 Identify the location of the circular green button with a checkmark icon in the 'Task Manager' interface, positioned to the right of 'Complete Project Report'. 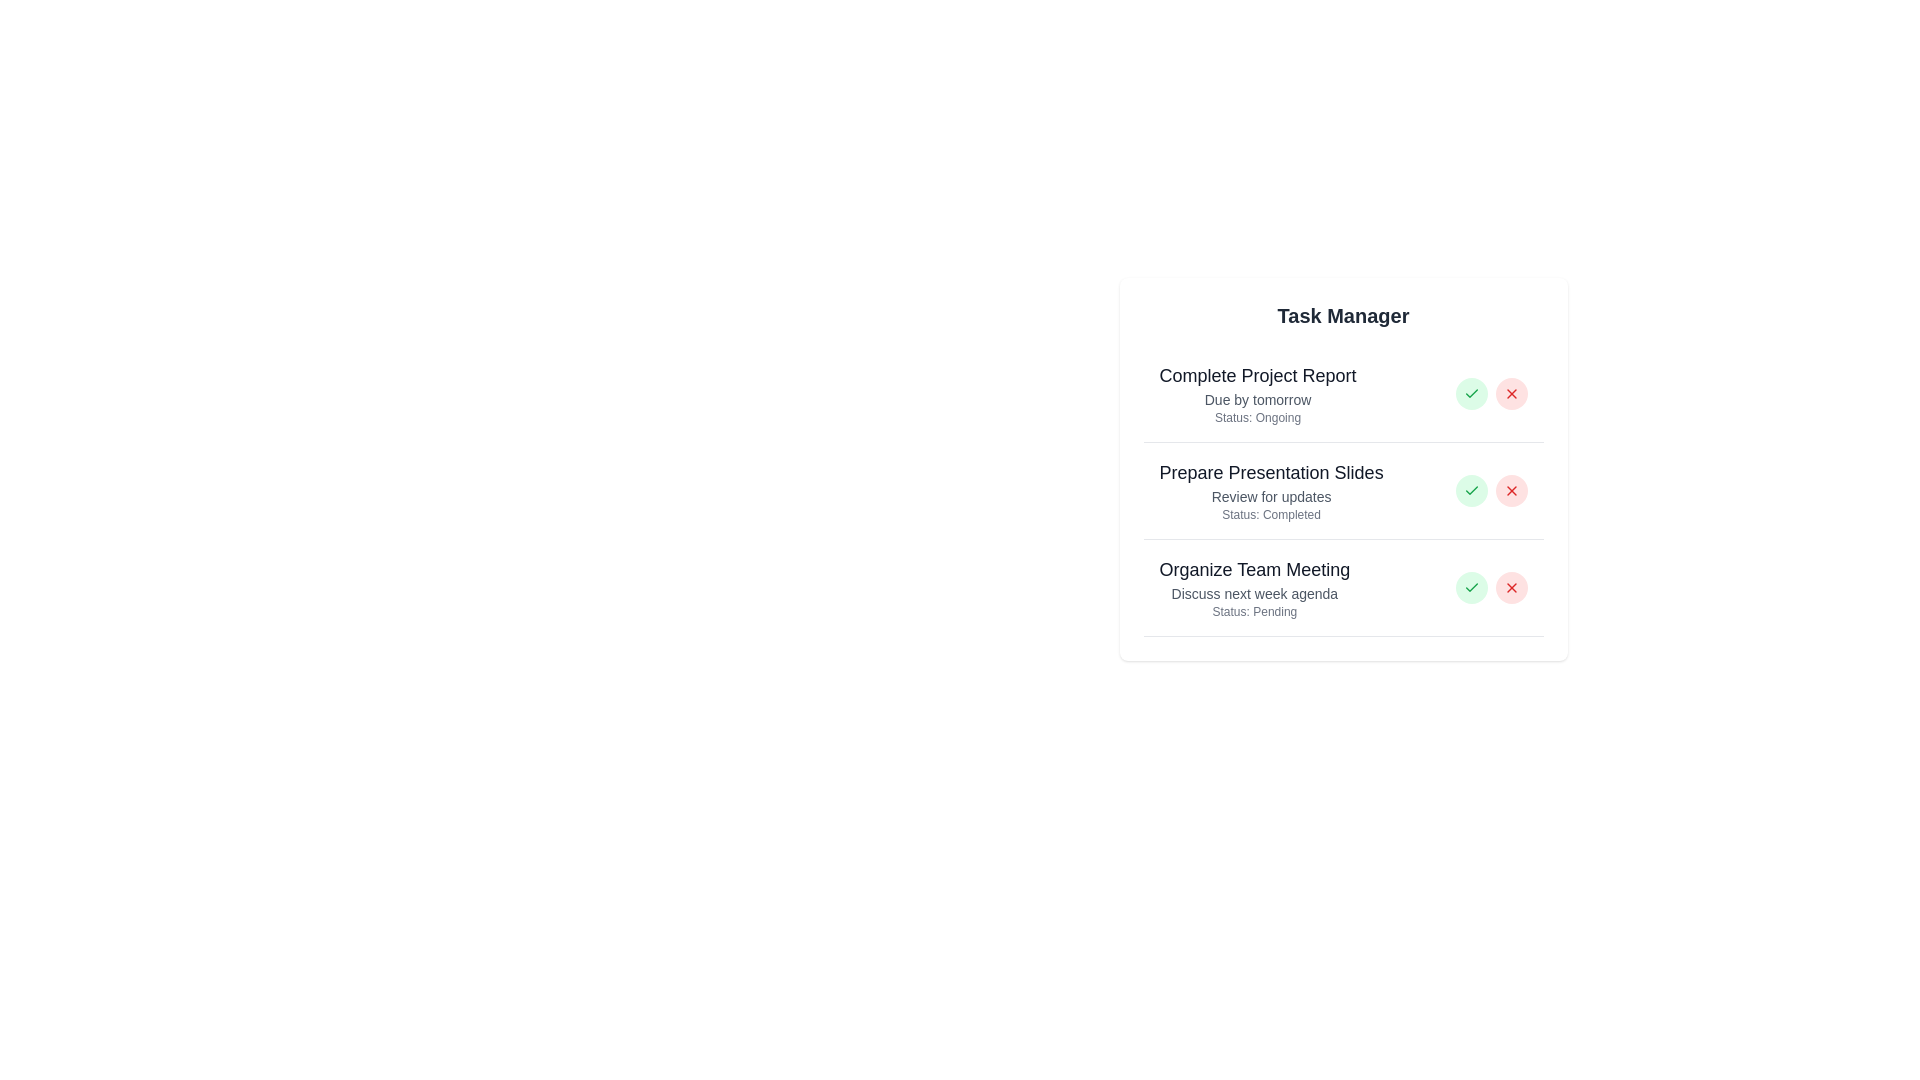
(1471, 393).